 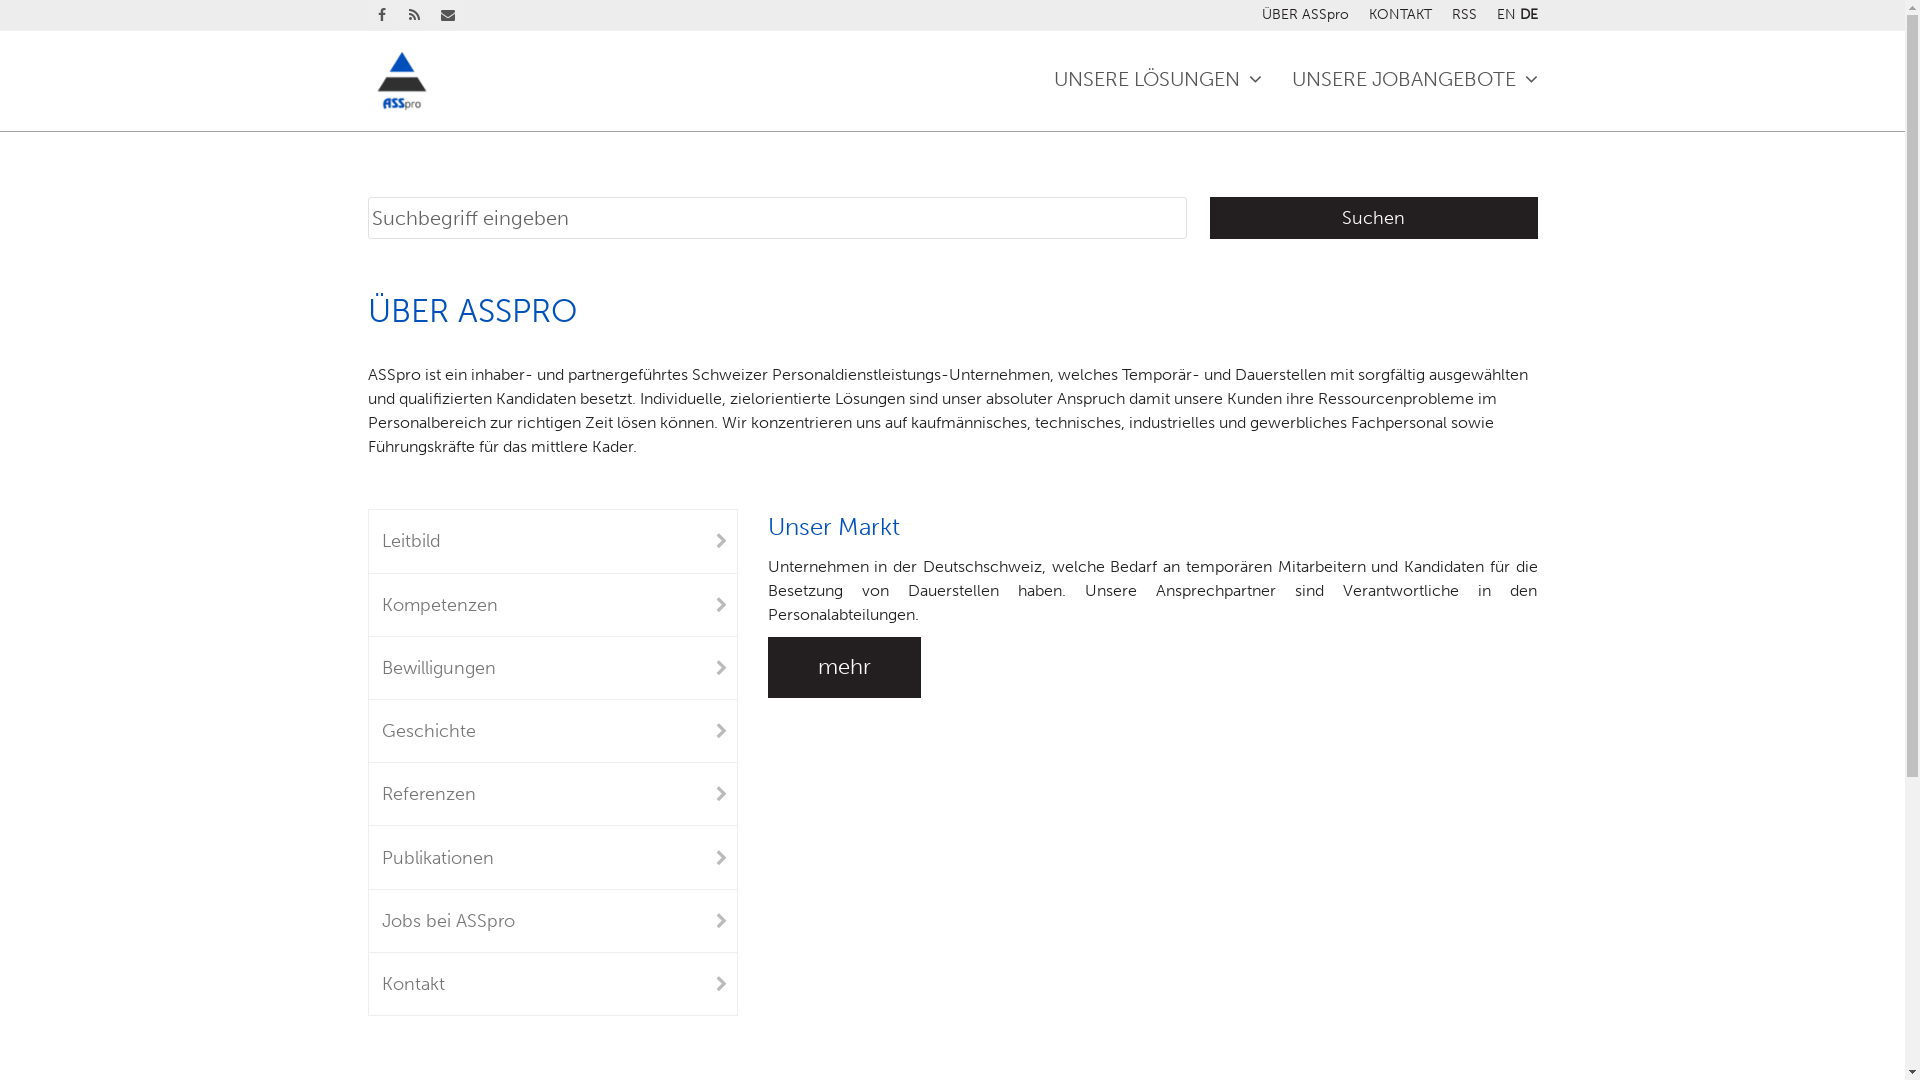 What do you see at coordinates (552, 540) in the screenshot?
I see `'Leitbild'` at bounding box center [552, 540].